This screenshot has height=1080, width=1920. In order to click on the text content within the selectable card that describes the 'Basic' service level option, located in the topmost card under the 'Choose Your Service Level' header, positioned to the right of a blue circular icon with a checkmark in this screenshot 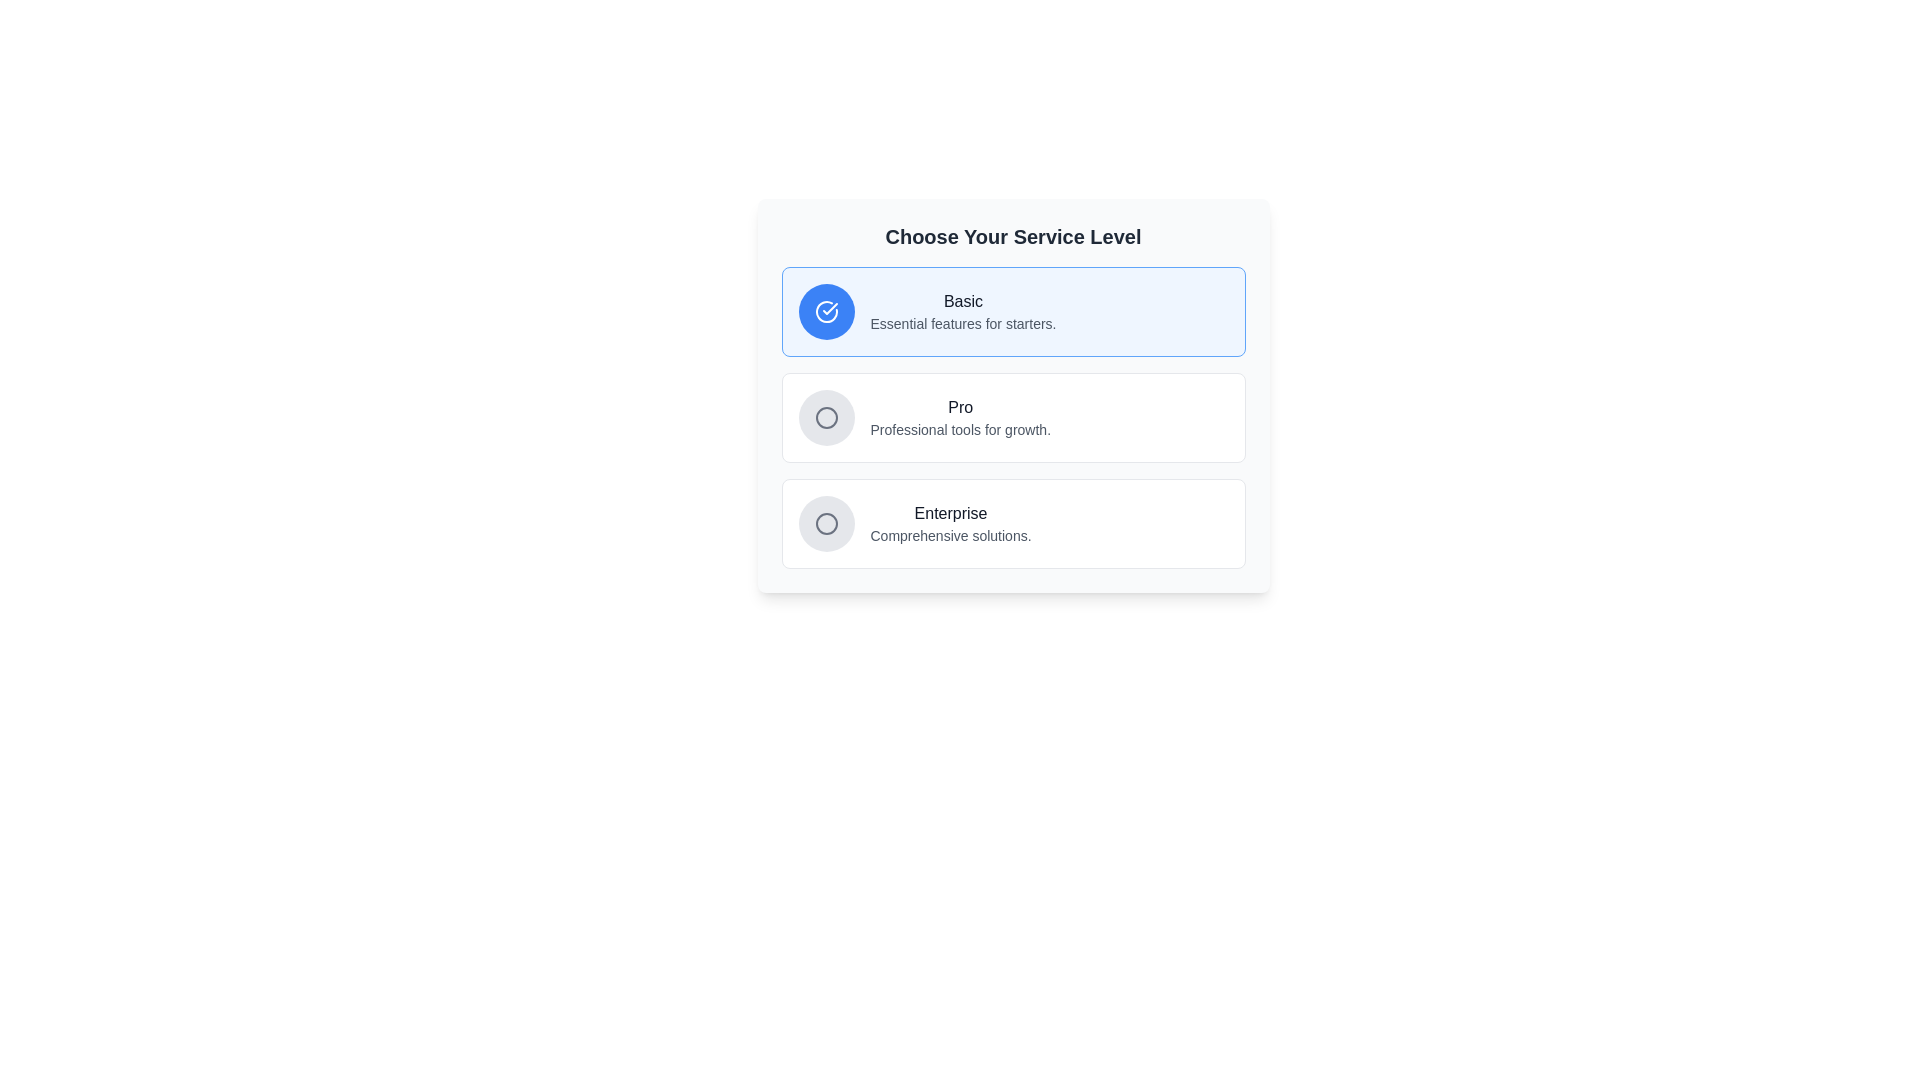, I will do `click(963, 312)`.